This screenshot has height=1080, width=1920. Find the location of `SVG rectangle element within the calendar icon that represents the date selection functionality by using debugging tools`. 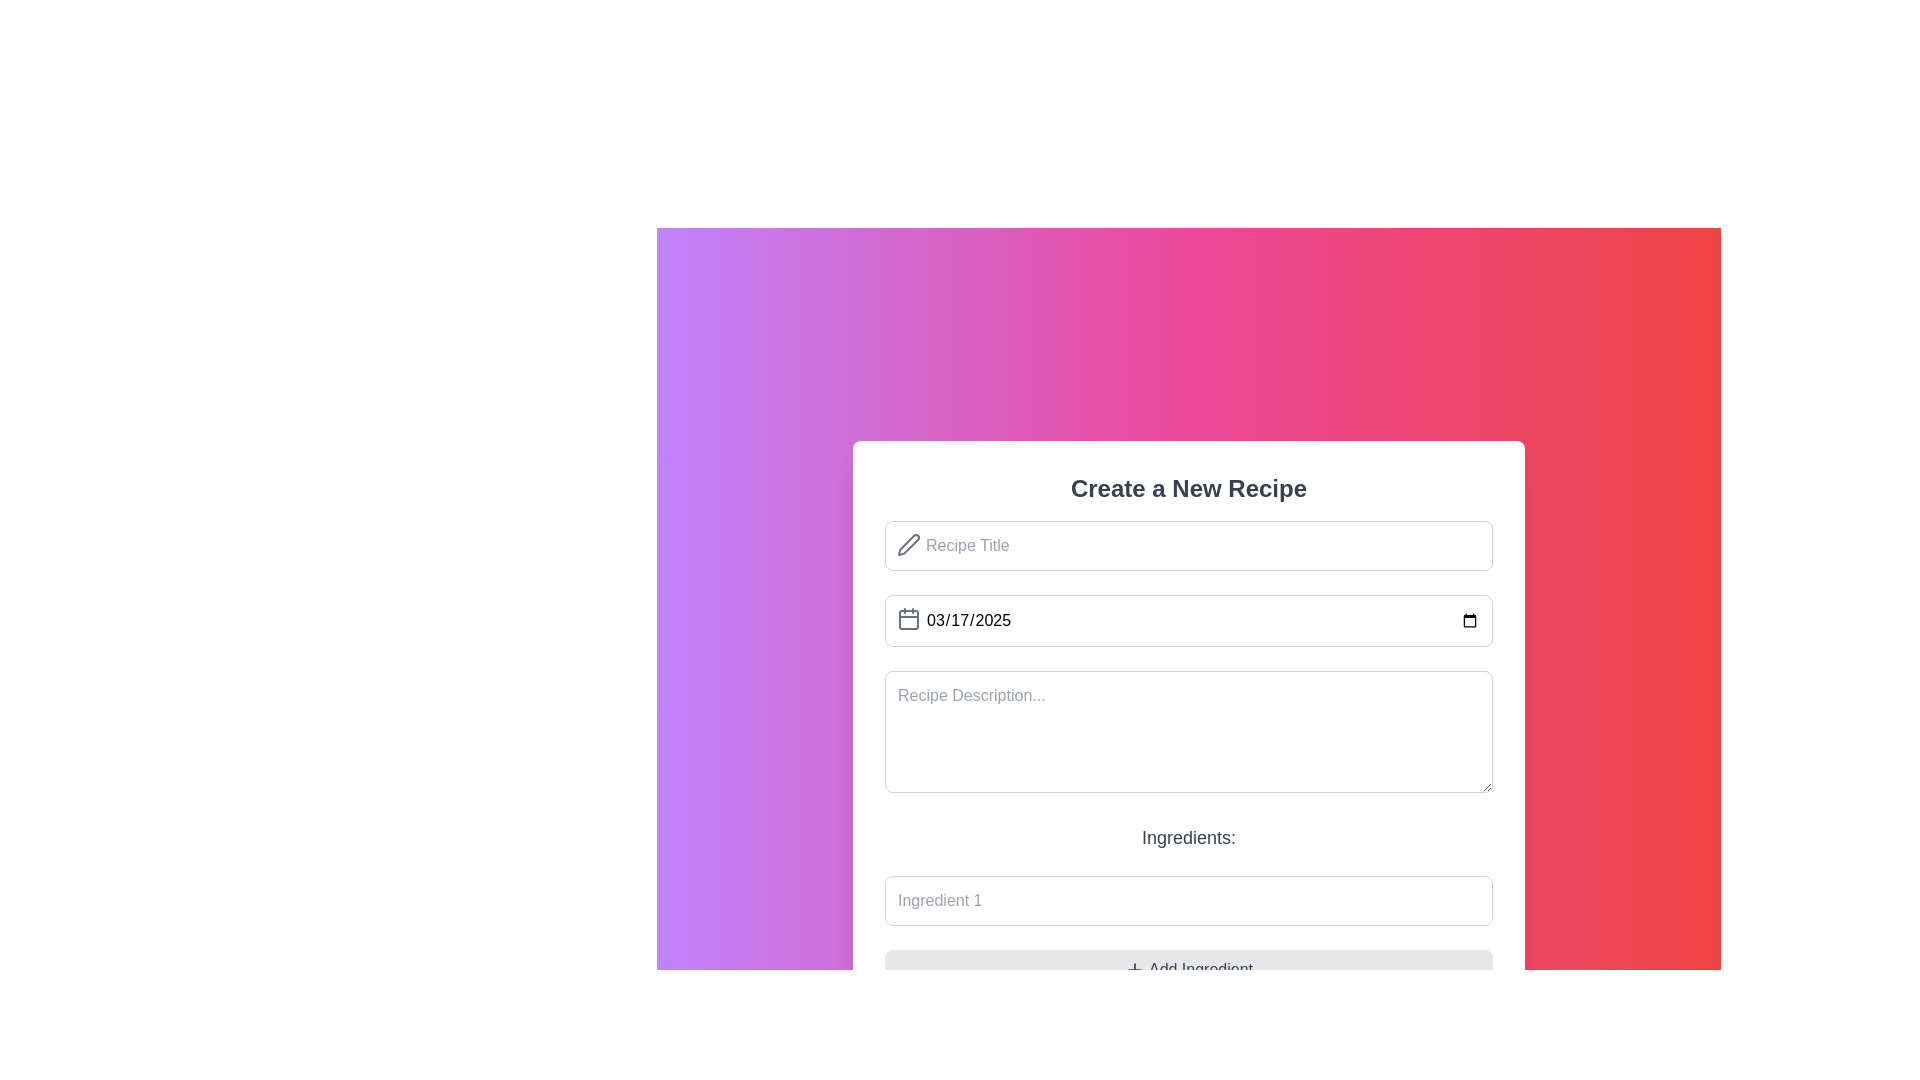

SVG rectangle element within the calendar icon that represents the date selection functionality by using debugging tools is located at coordinates (907, 619).